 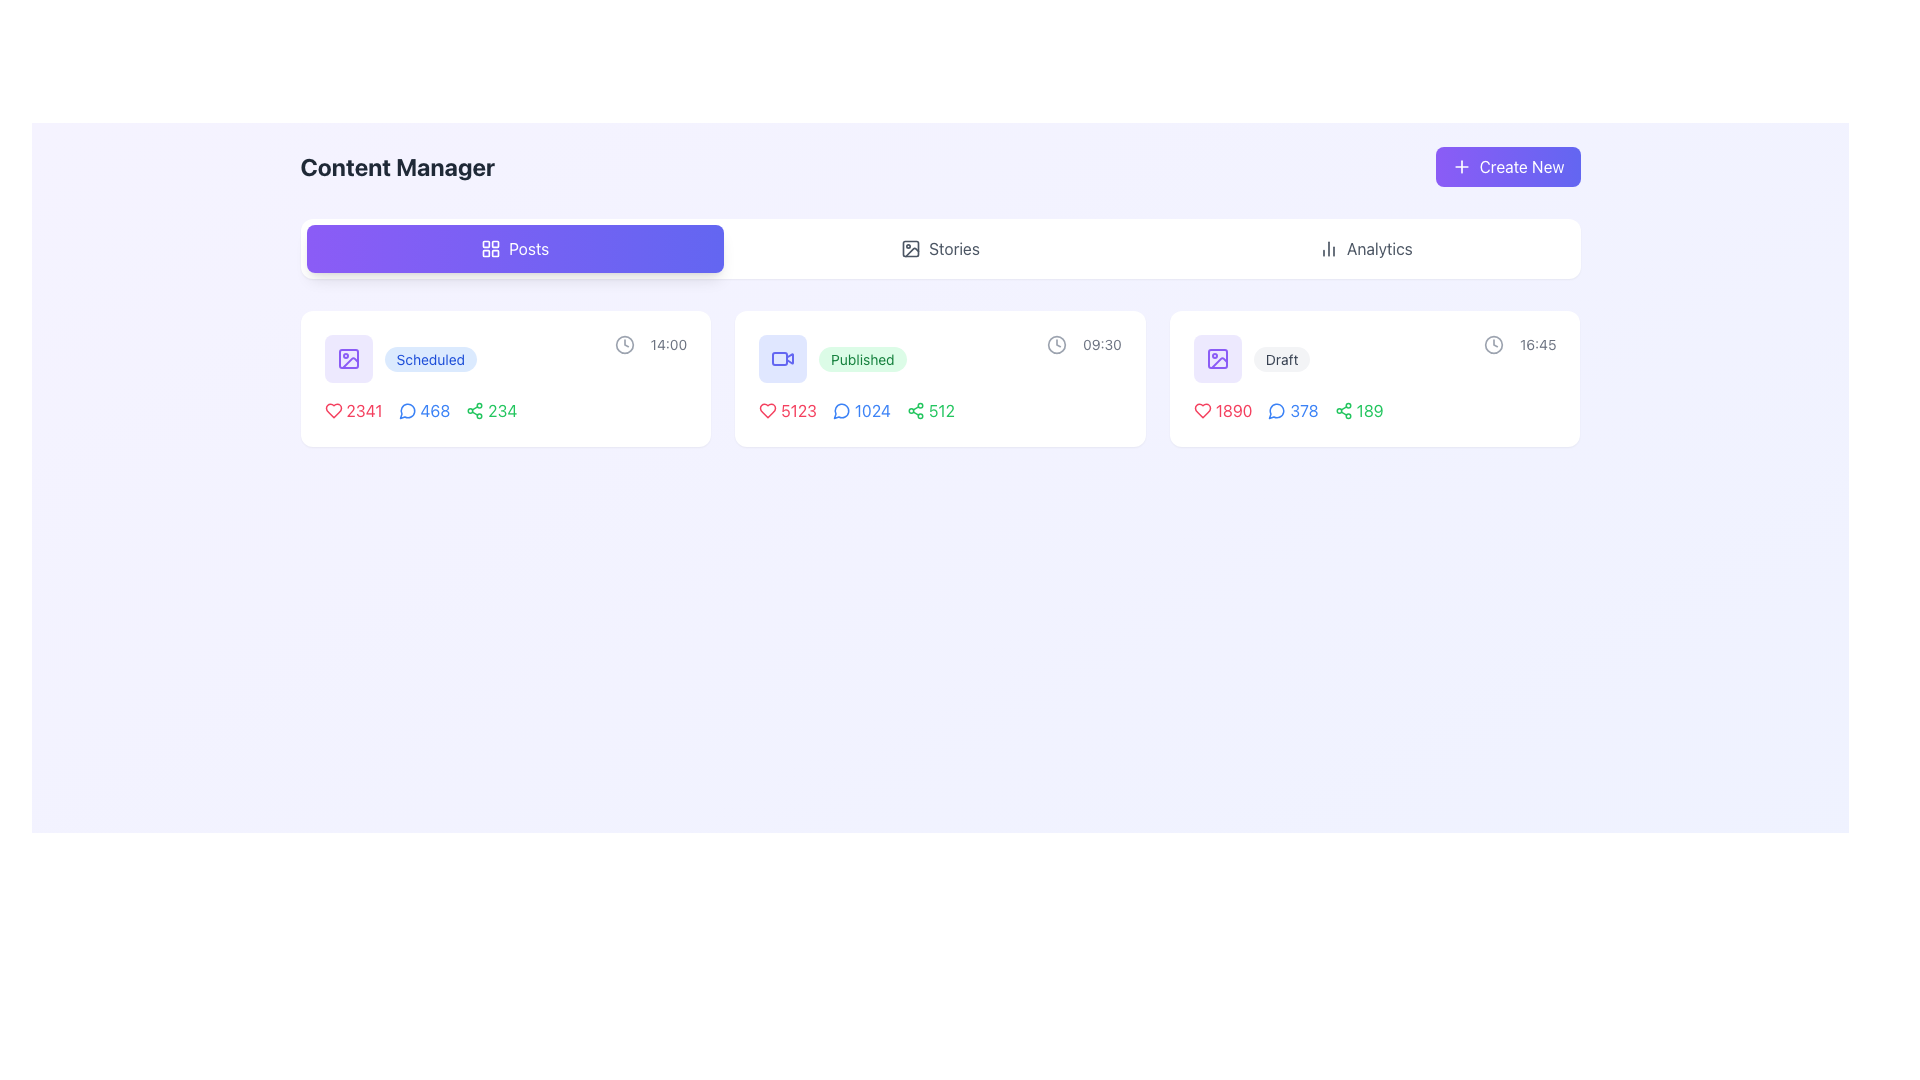 I want to click on the sharing icon located near the bottom-right area of the first item box under 'Posts', which is positioned as the leading icon of the last row containing numerical data and other icons in this box, so click(x=474, y=410).